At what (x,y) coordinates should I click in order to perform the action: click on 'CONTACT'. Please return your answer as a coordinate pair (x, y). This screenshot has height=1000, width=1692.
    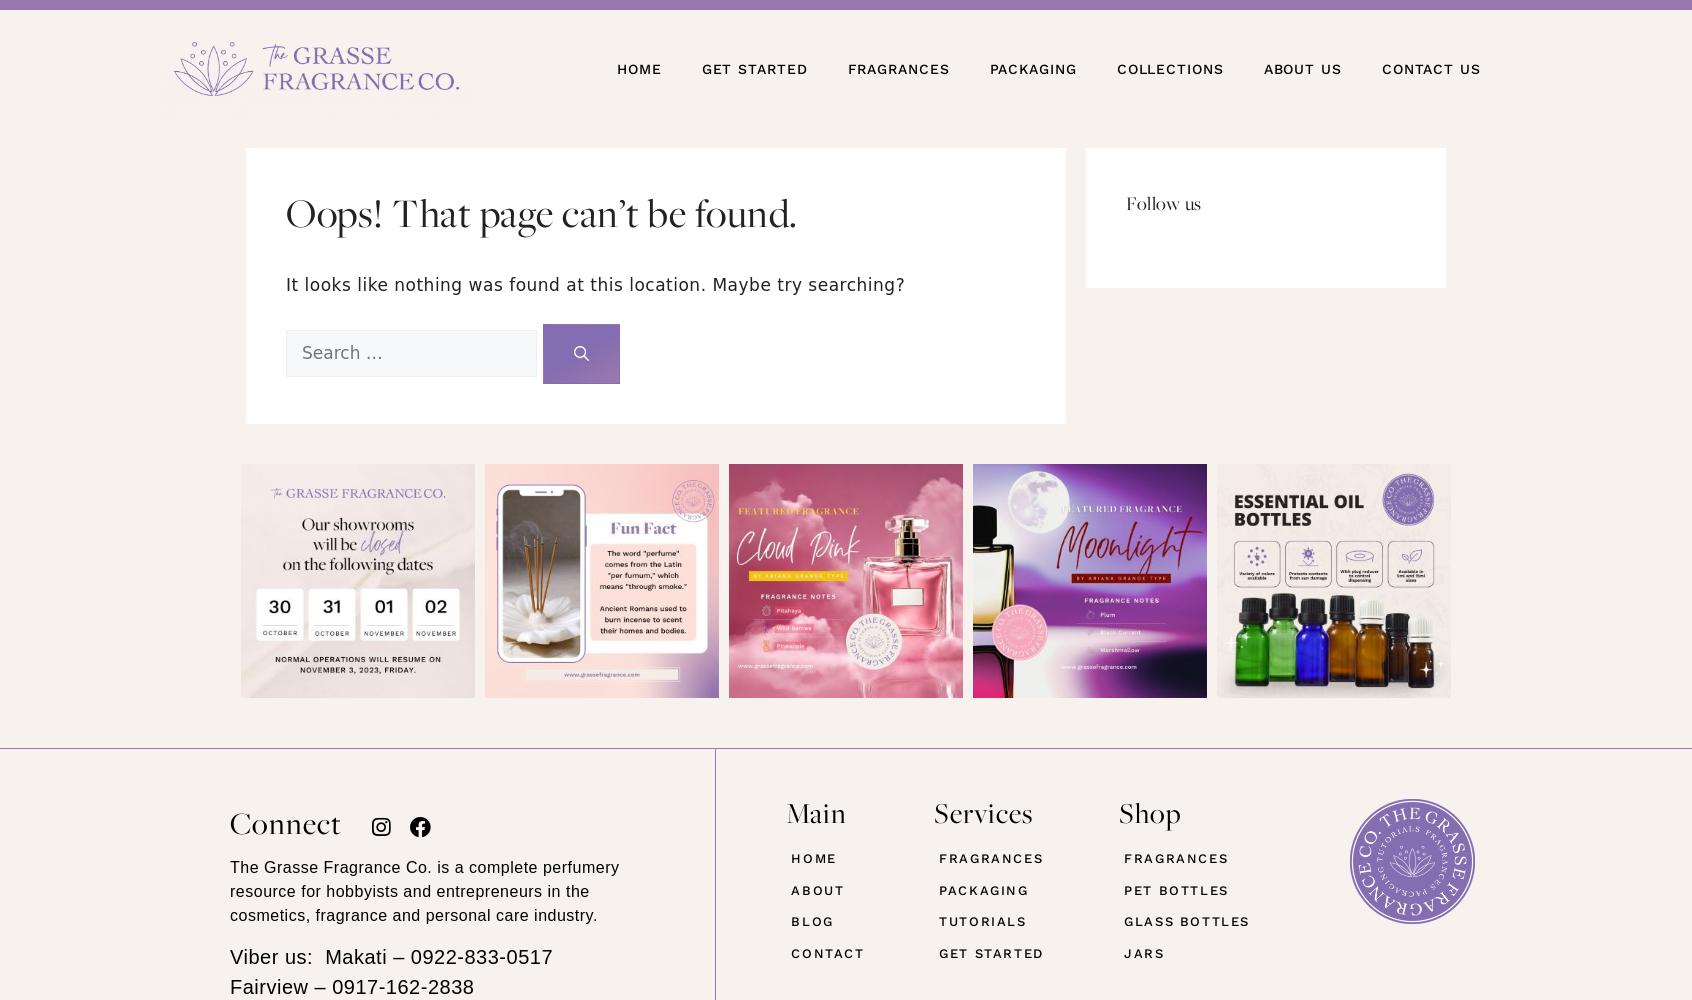
    Looking at the image, I should click on (827, 951).